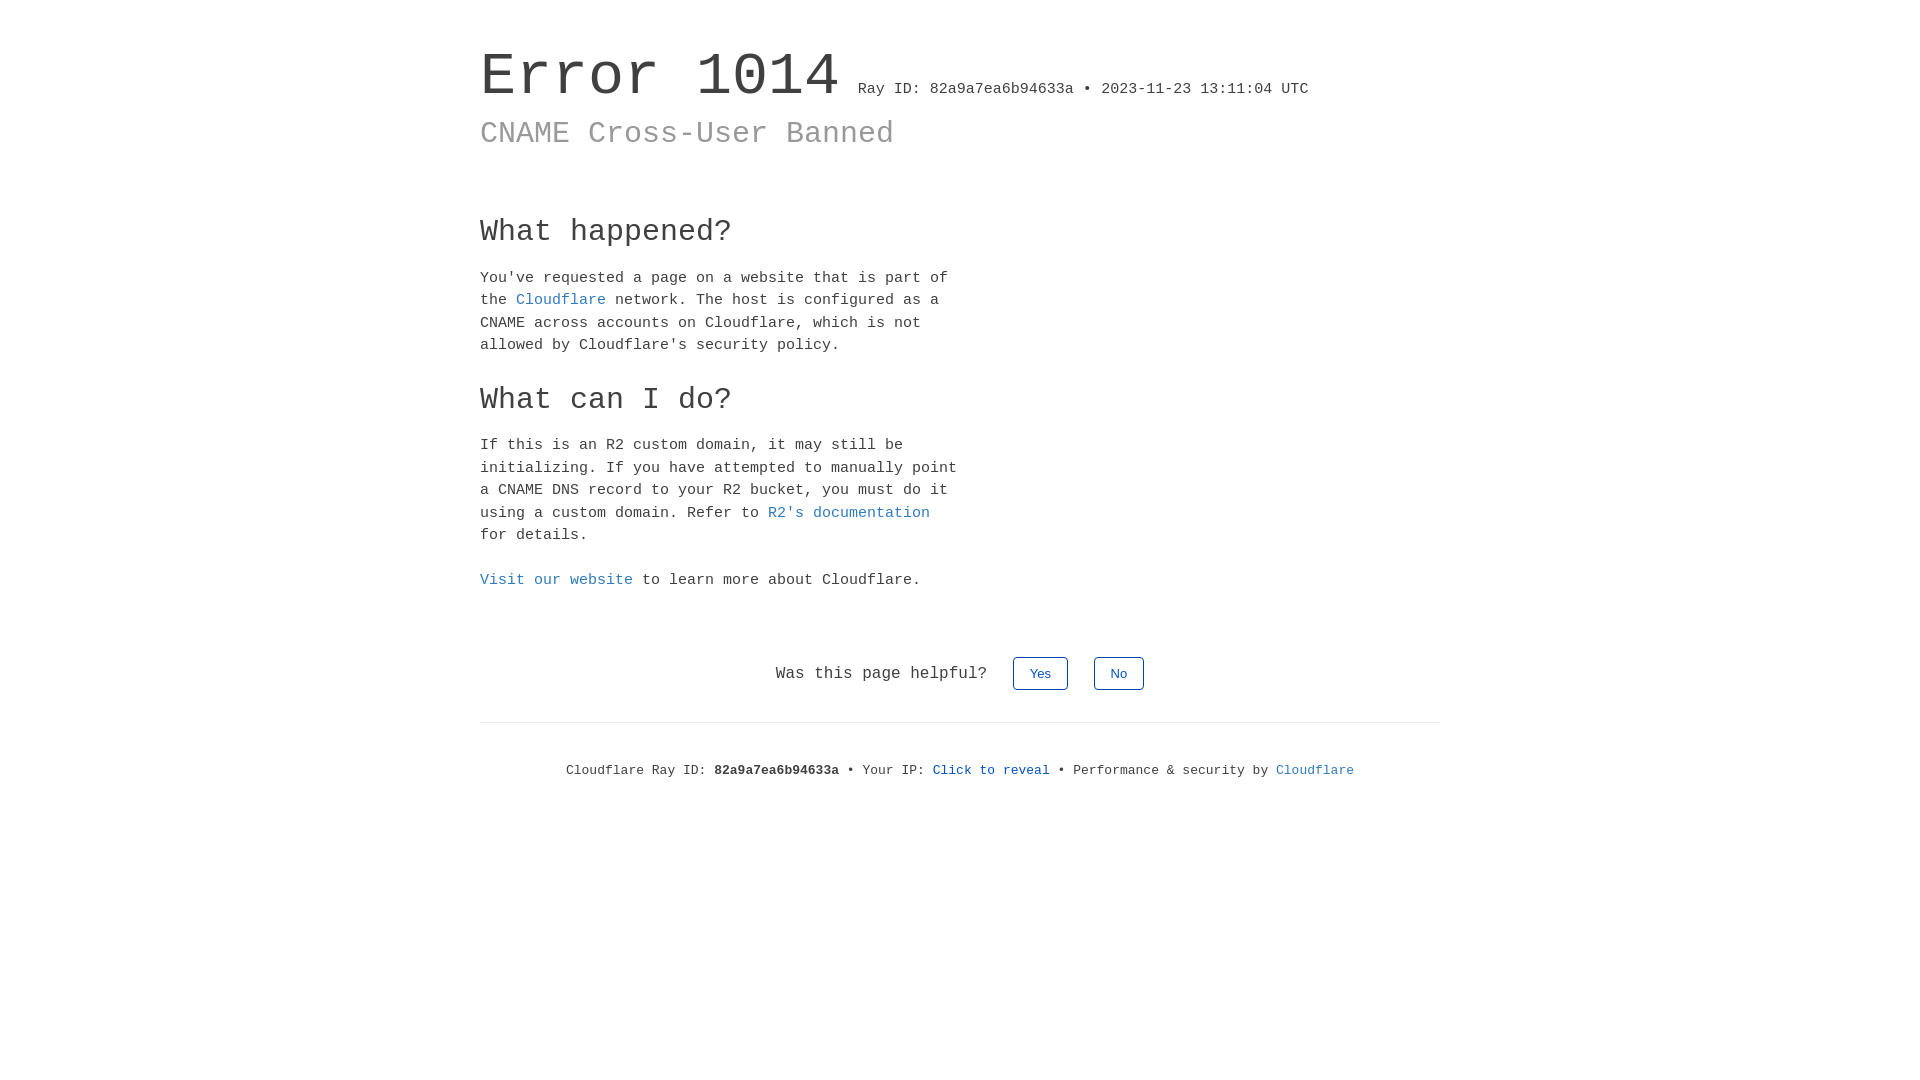 The image size is (1920, 1080). Describe the element at coordinates (556, 580) in the screenshot. I see `'Visit our website'` at that location.